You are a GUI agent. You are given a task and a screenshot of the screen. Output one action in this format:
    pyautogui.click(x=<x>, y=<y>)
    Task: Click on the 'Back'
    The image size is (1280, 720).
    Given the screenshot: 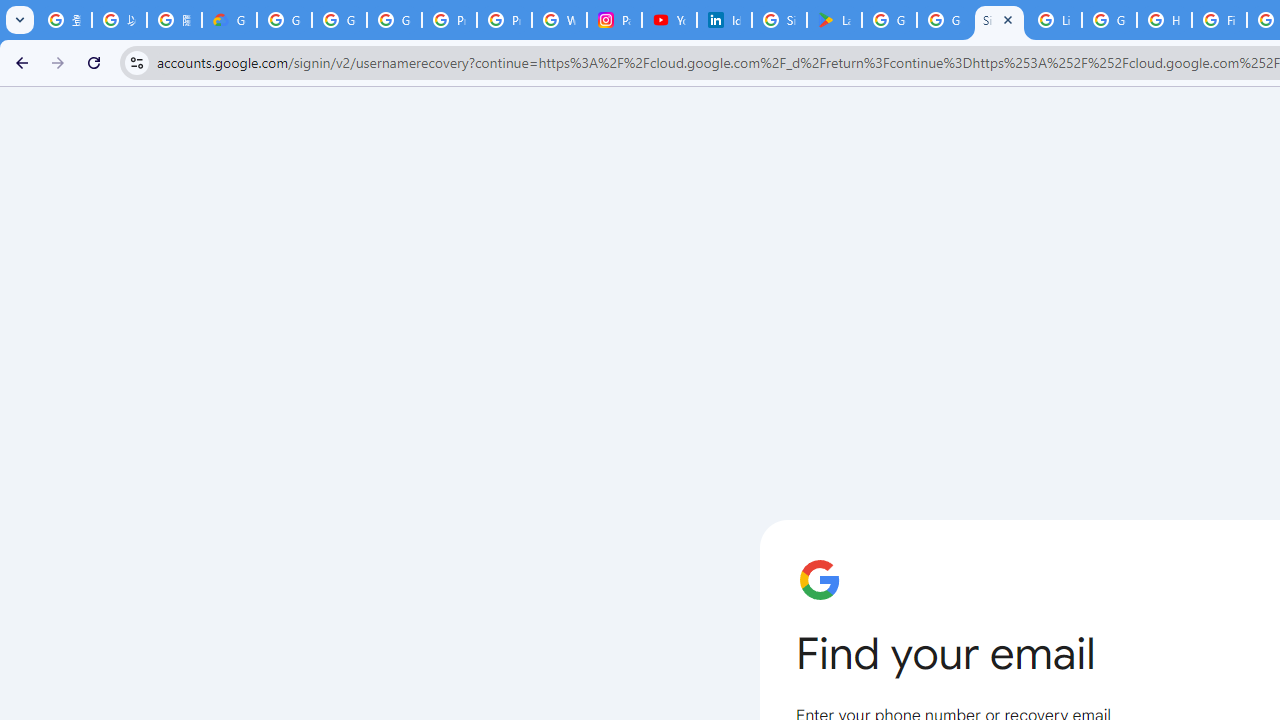 What is the action you would take?
    pyautogui.click(x=19, y=61)
    